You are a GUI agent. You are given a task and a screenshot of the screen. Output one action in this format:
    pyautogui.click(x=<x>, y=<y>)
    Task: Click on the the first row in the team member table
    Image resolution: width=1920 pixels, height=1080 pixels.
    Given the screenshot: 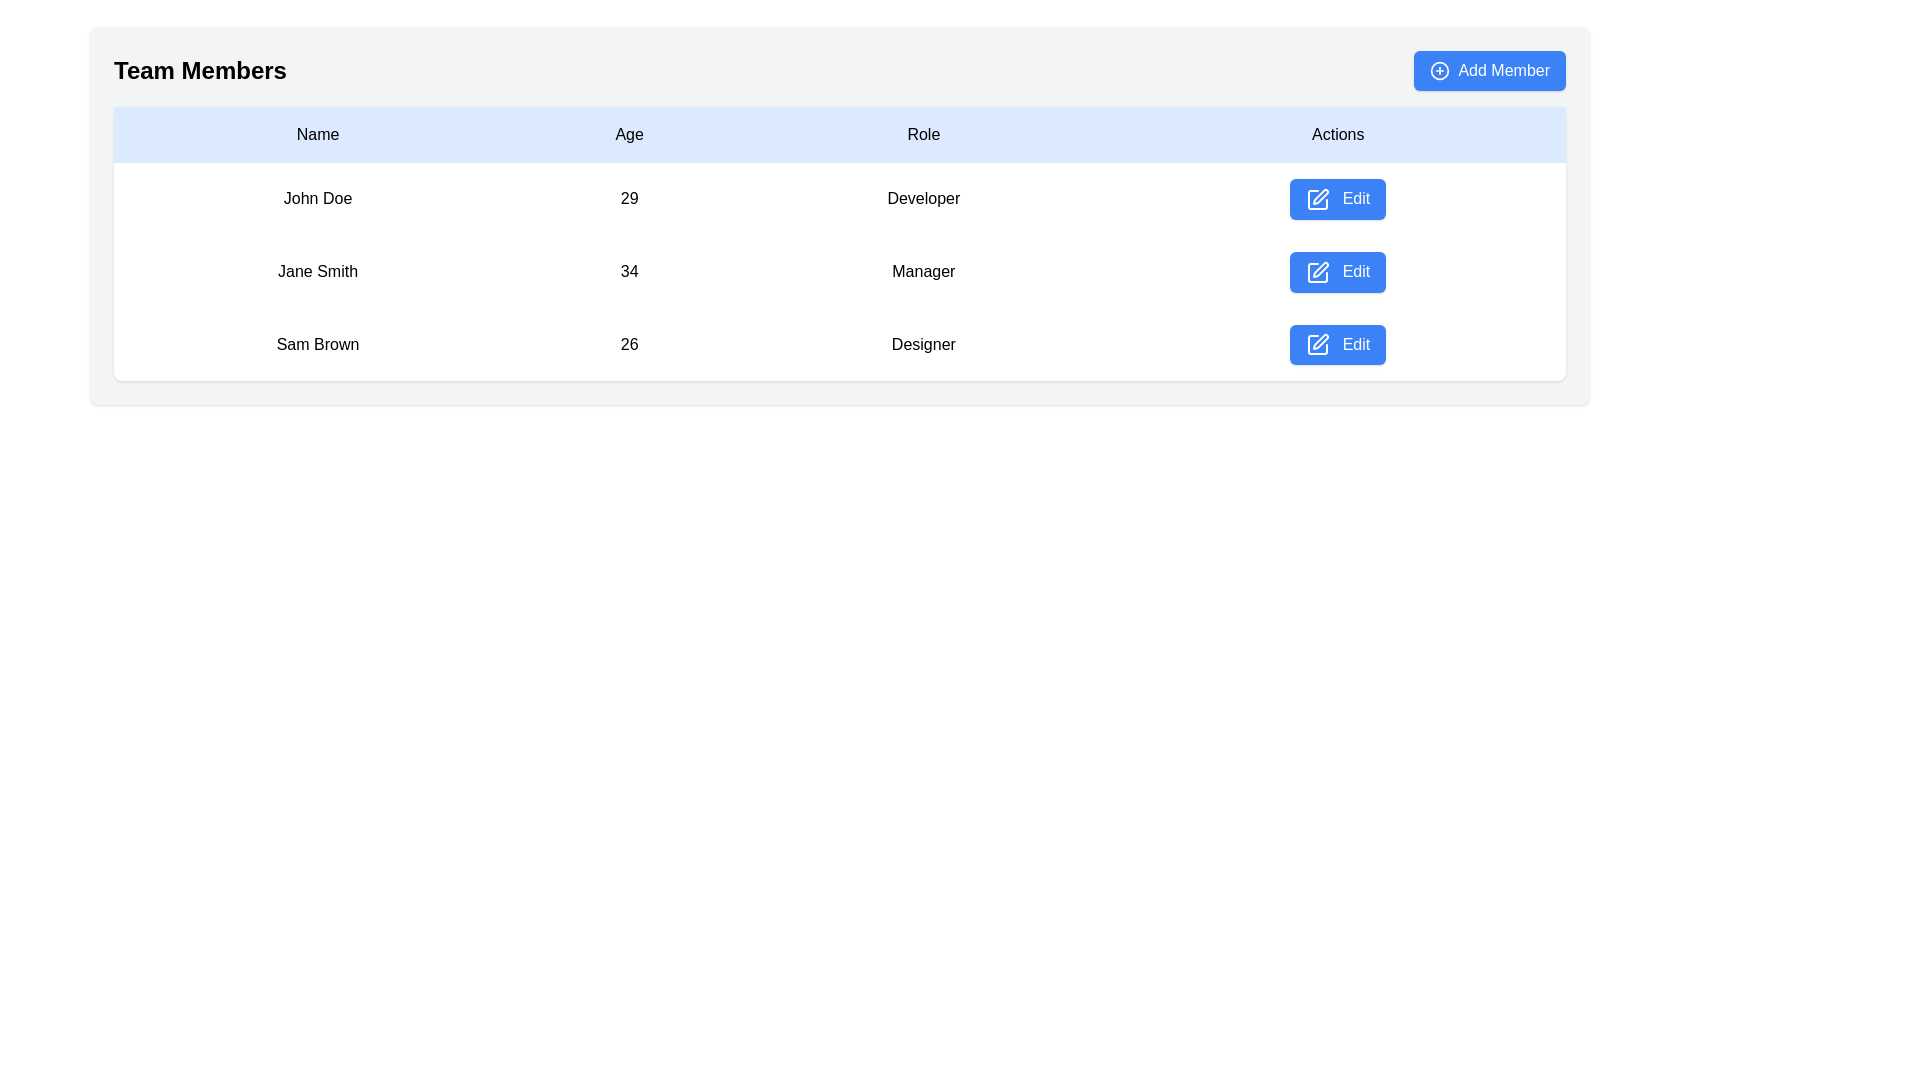 What is the action you would take?
    pyautogui.click(x=840, y=199)
    